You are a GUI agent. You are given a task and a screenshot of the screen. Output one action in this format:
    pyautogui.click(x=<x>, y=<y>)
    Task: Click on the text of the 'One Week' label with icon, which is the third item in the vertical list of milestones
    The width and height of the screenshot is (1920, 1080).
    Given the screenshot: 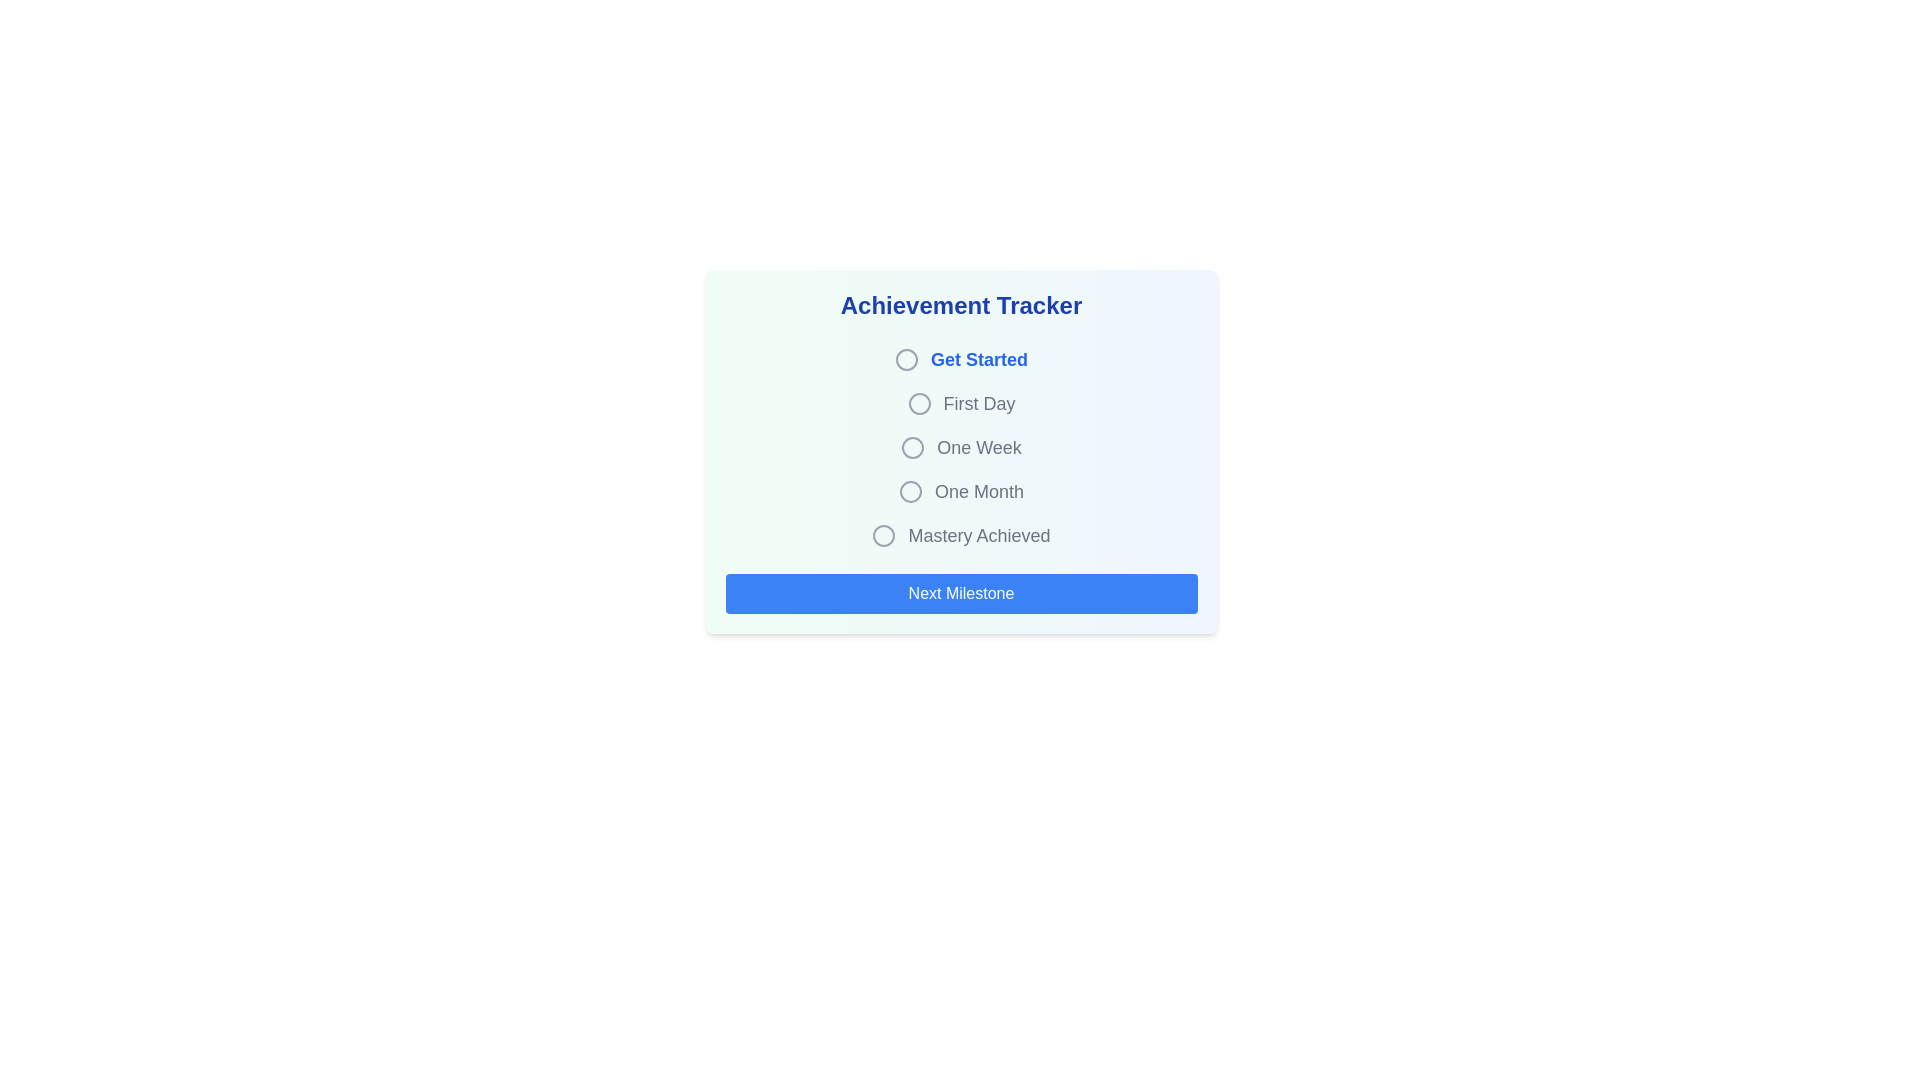 What is the action you would take?
    pyautogui.click(x=961, y=446)
    